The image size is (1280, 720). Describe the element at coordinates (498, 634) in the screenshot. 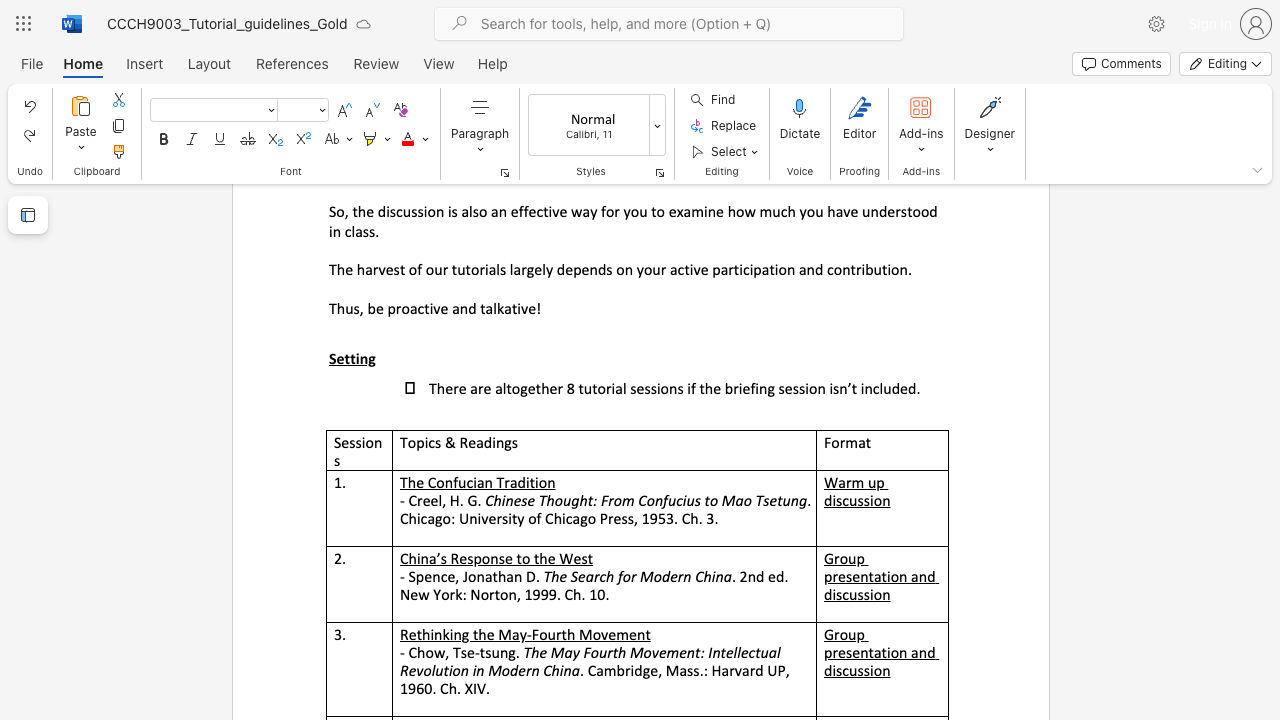

I see `the subset text "May-Fourth Movem" within the text "Rethinking the May-Fourth Movement"` at that location.